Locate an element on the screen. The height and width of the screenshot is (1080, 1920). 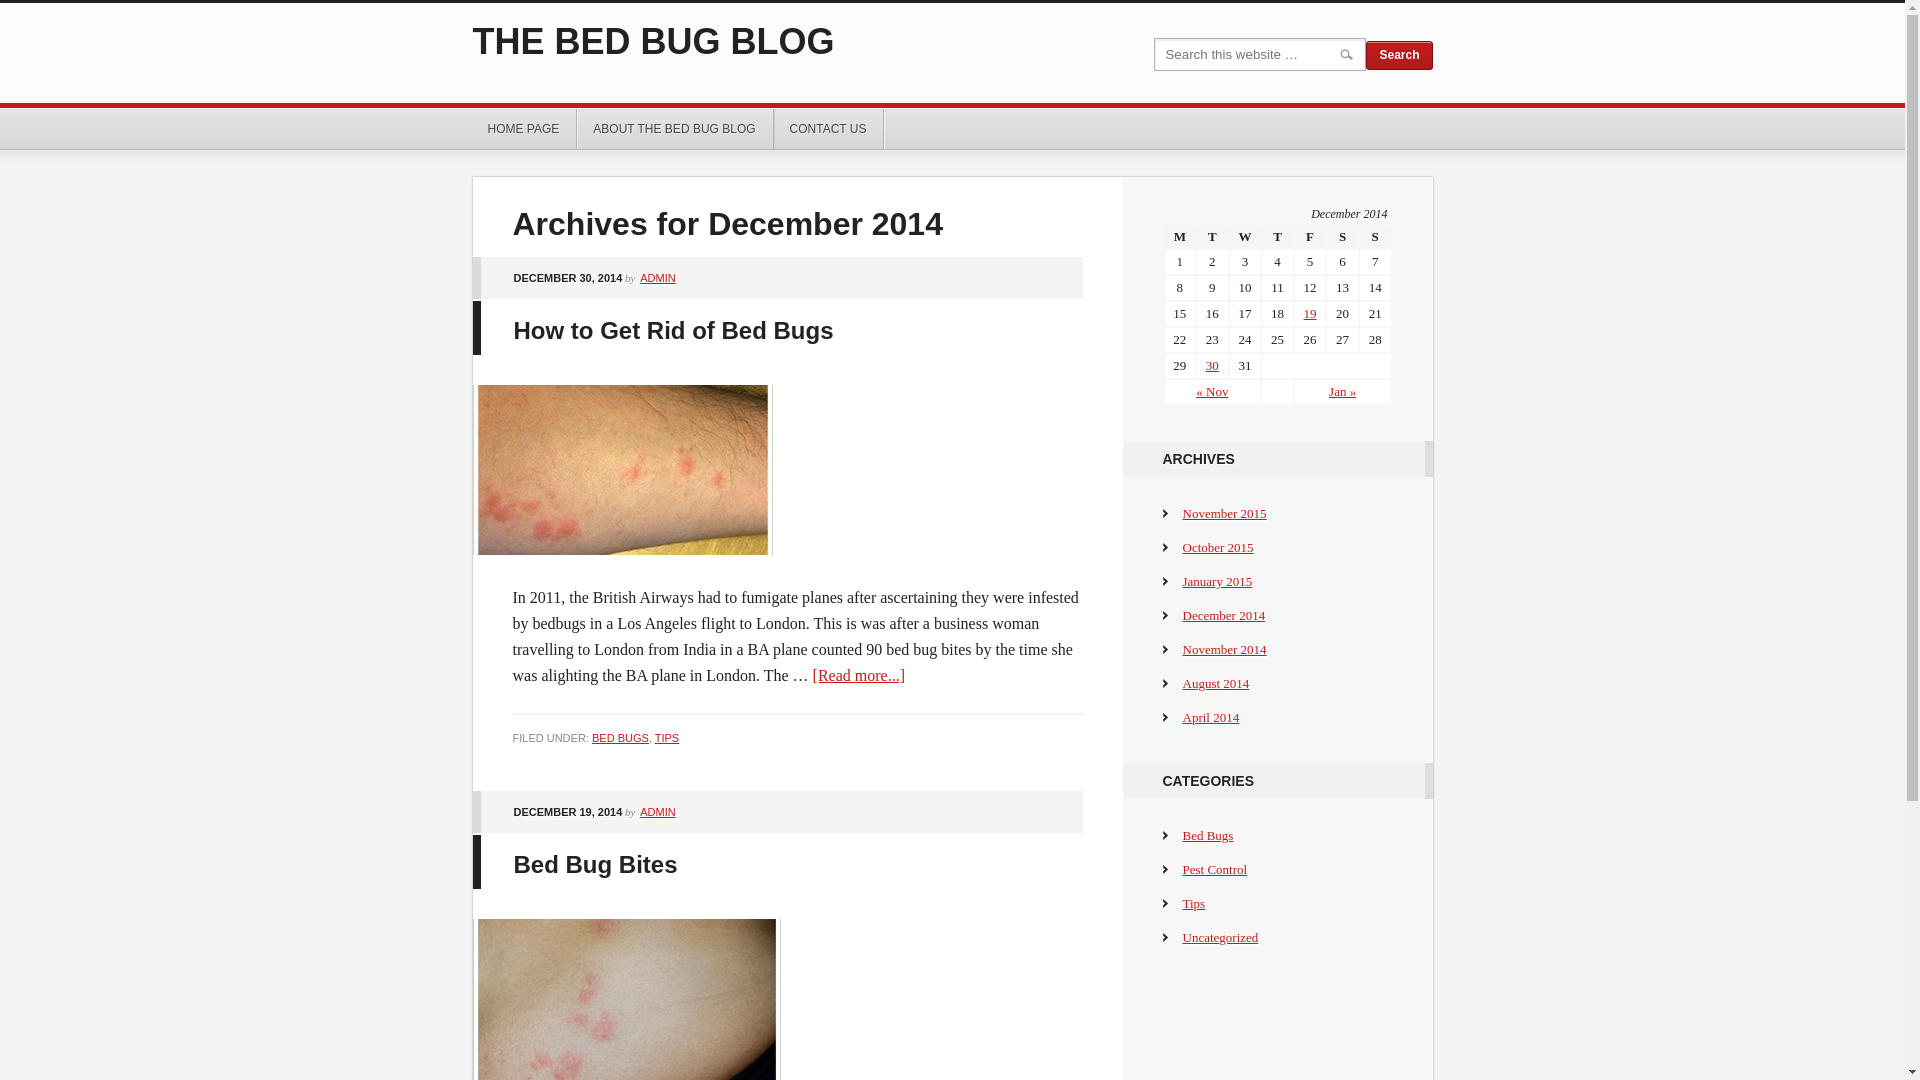
'THE BED BUG BLOG' is located at coordinates (652, 41).